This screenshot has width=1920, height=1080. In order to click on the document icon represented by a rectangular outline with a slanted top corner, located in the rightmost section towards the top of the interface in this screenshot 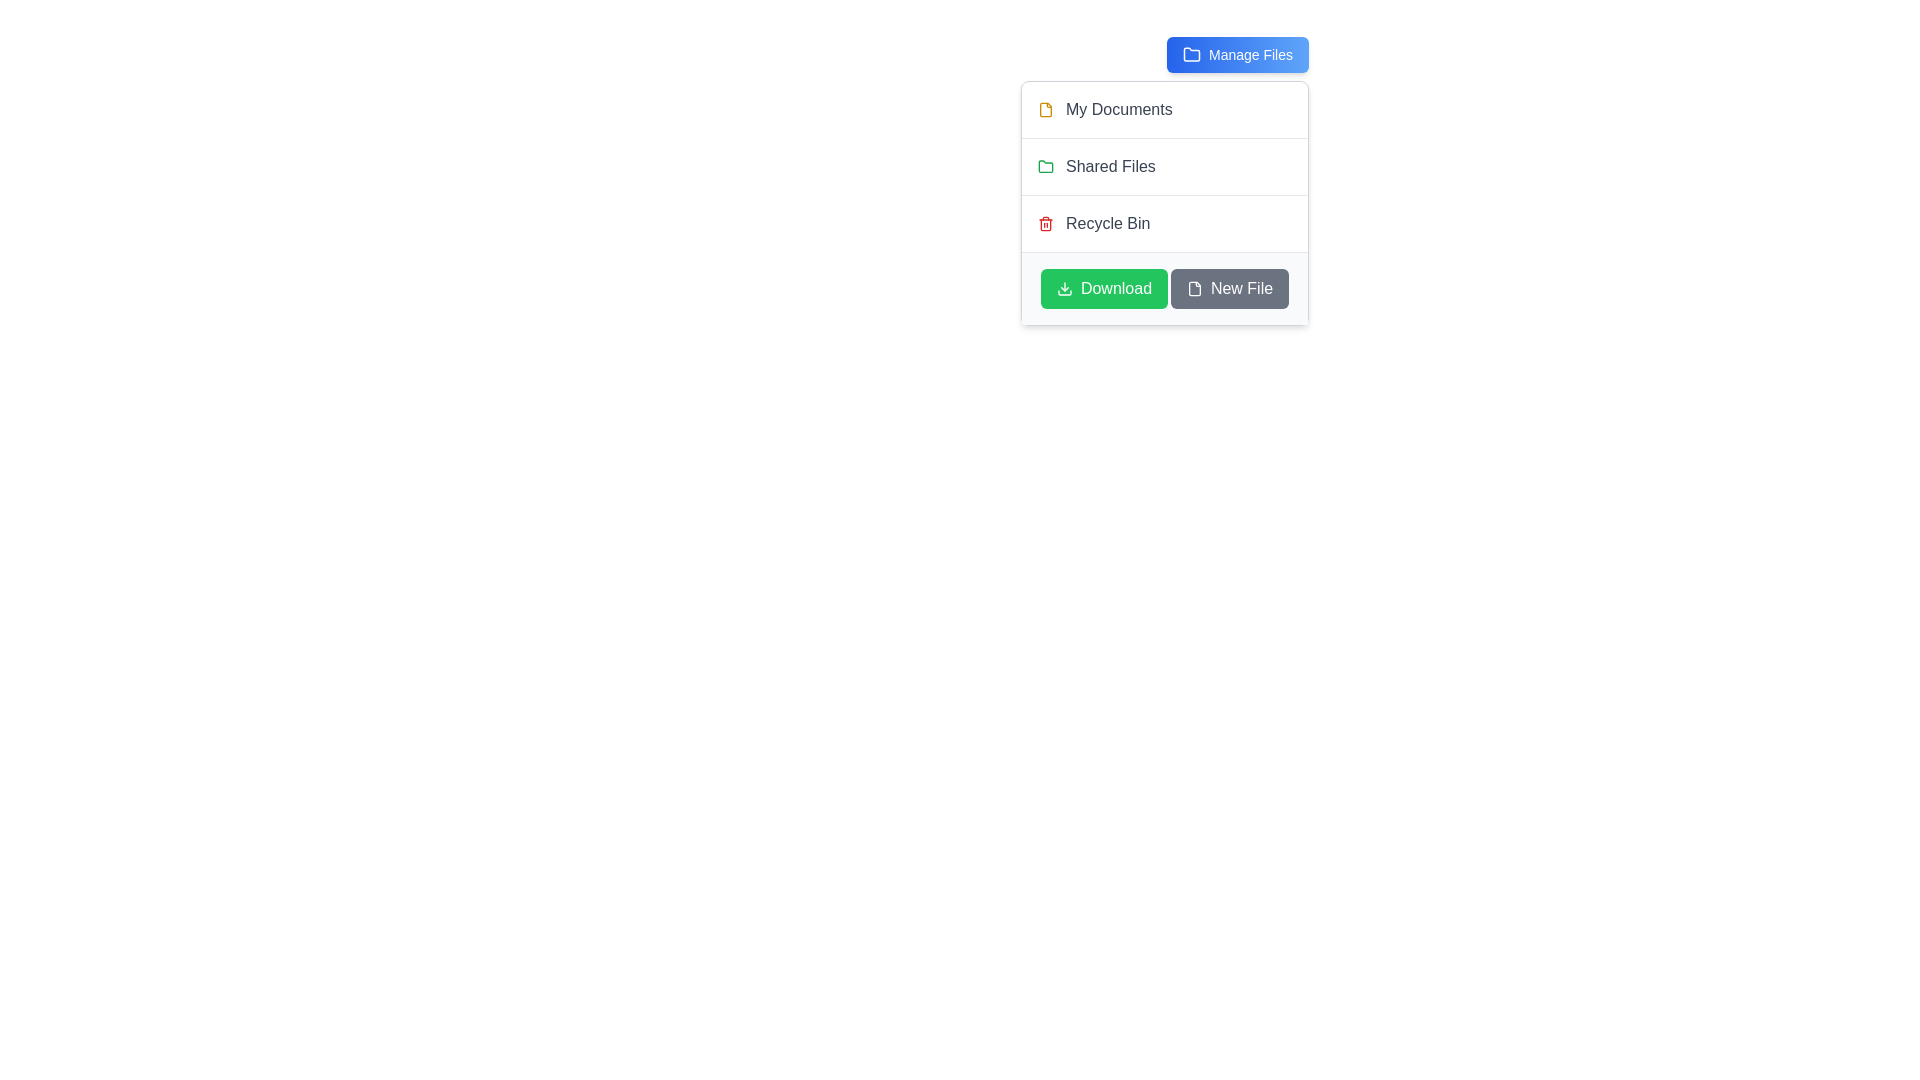, I will do `click(1194, 289)`.